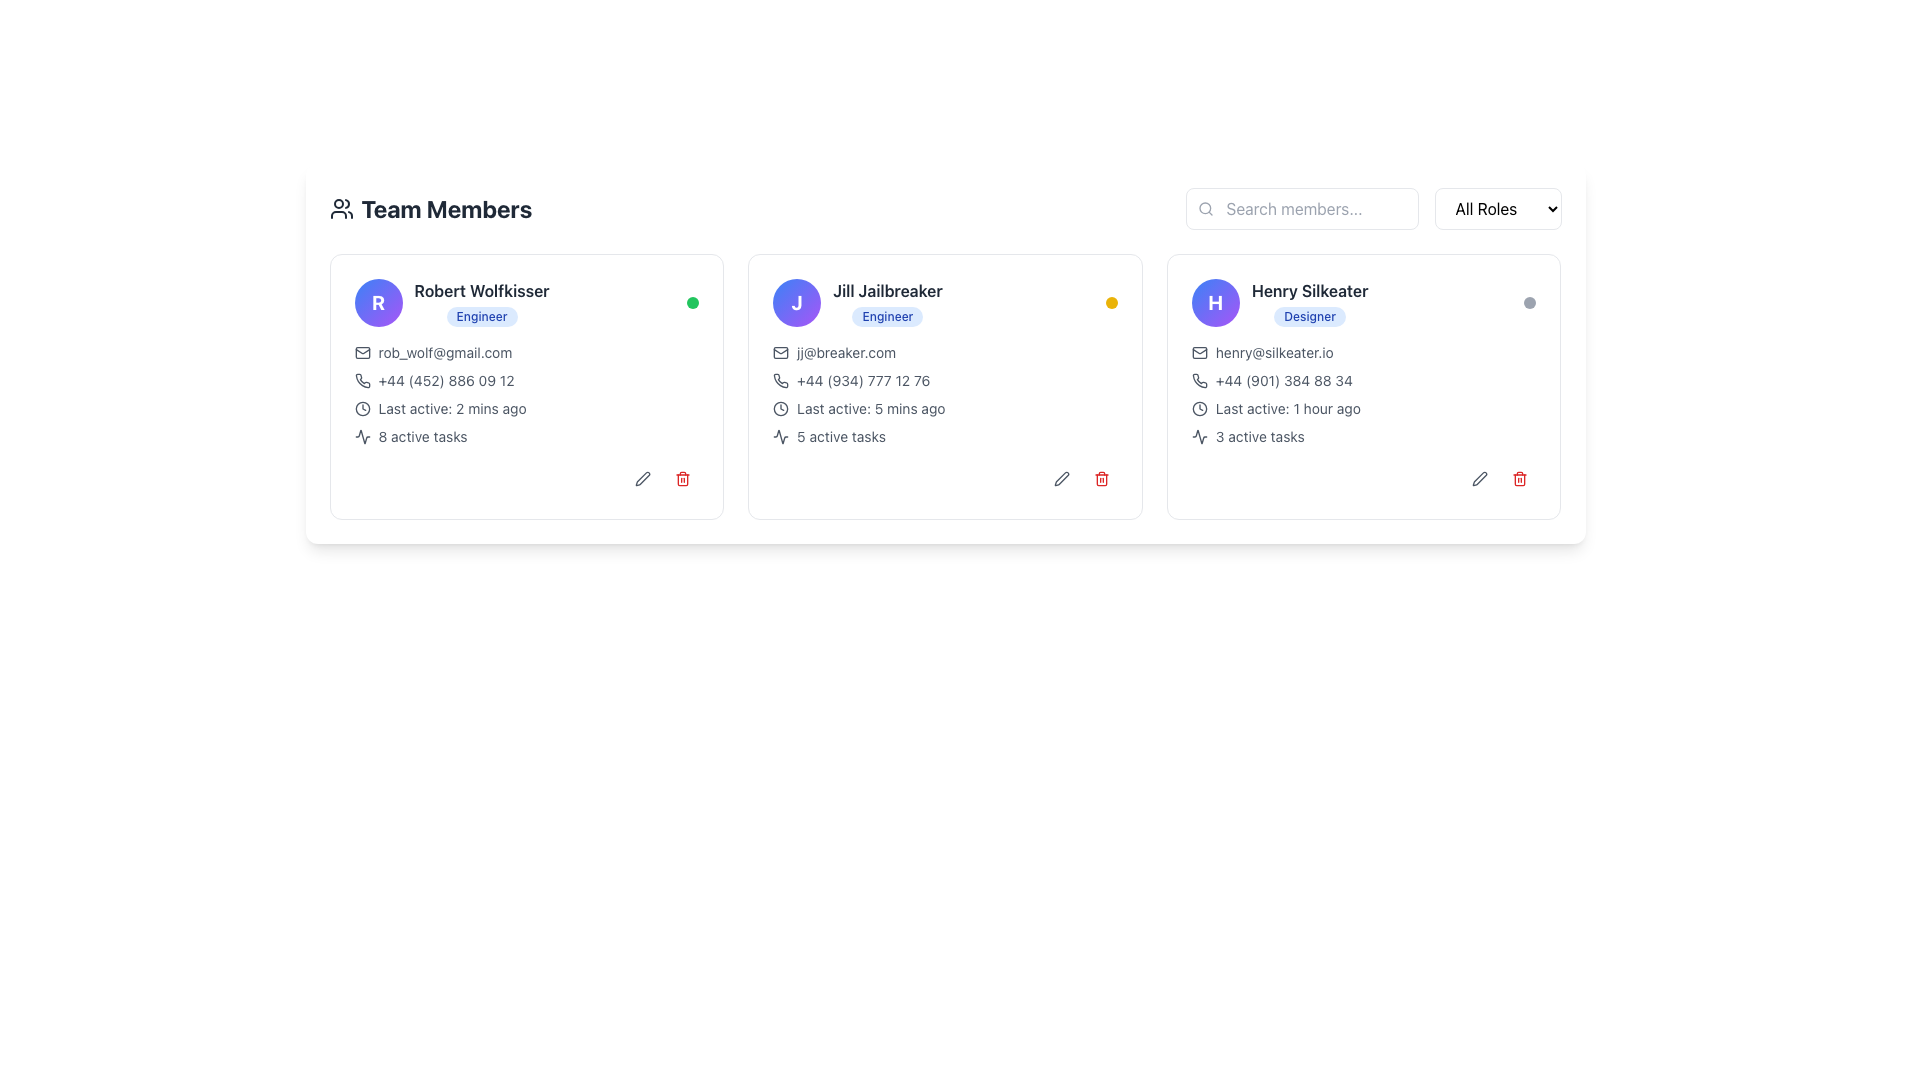 The width and height of the screenshot is (1920, 1080). What do you see at coordinates (450, 303) in the screenshot?
I see `the Information card header section of the leftmost card` at bounding box center [450, 303].